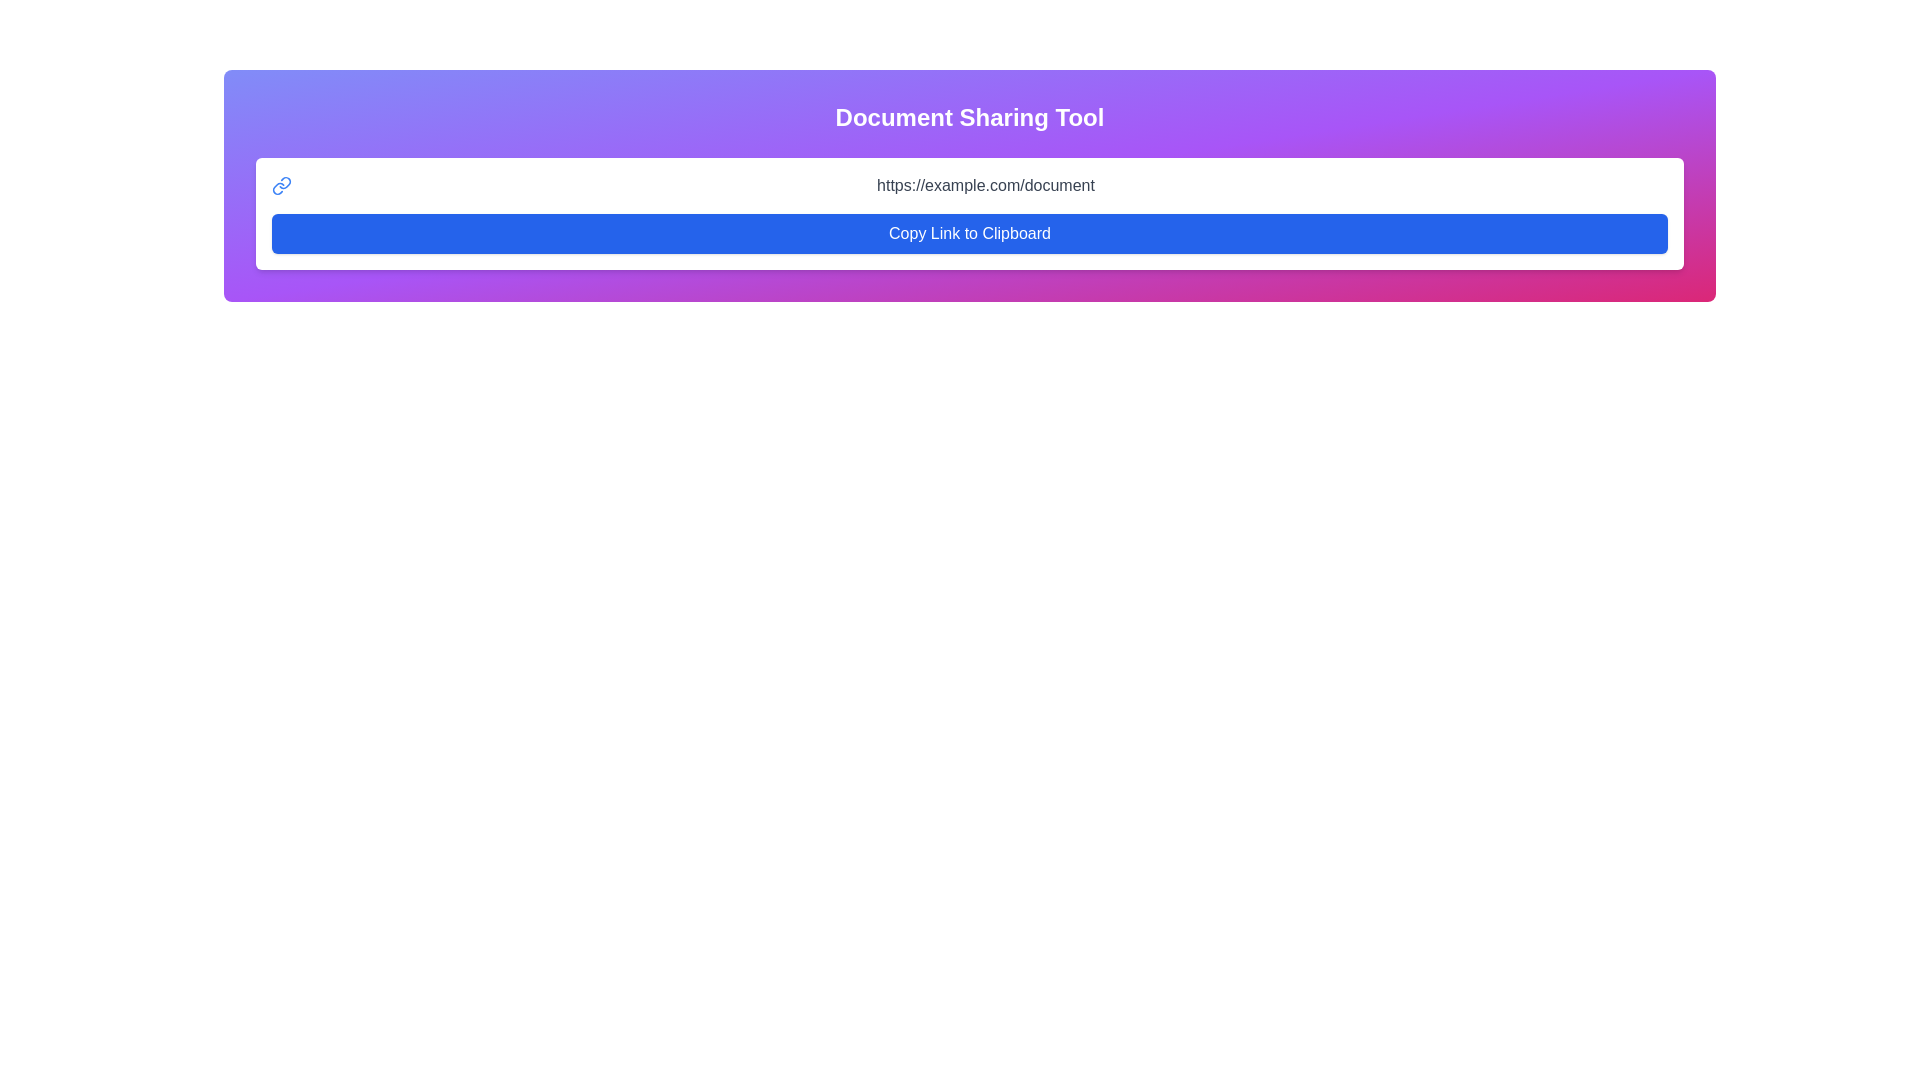 Image resolution: width=1920 pixels, height=1080 pixels. Describe the element at coordinates (284, 183) in the screenshot. I see `the upper-left portion of the chain link icon` at that location.